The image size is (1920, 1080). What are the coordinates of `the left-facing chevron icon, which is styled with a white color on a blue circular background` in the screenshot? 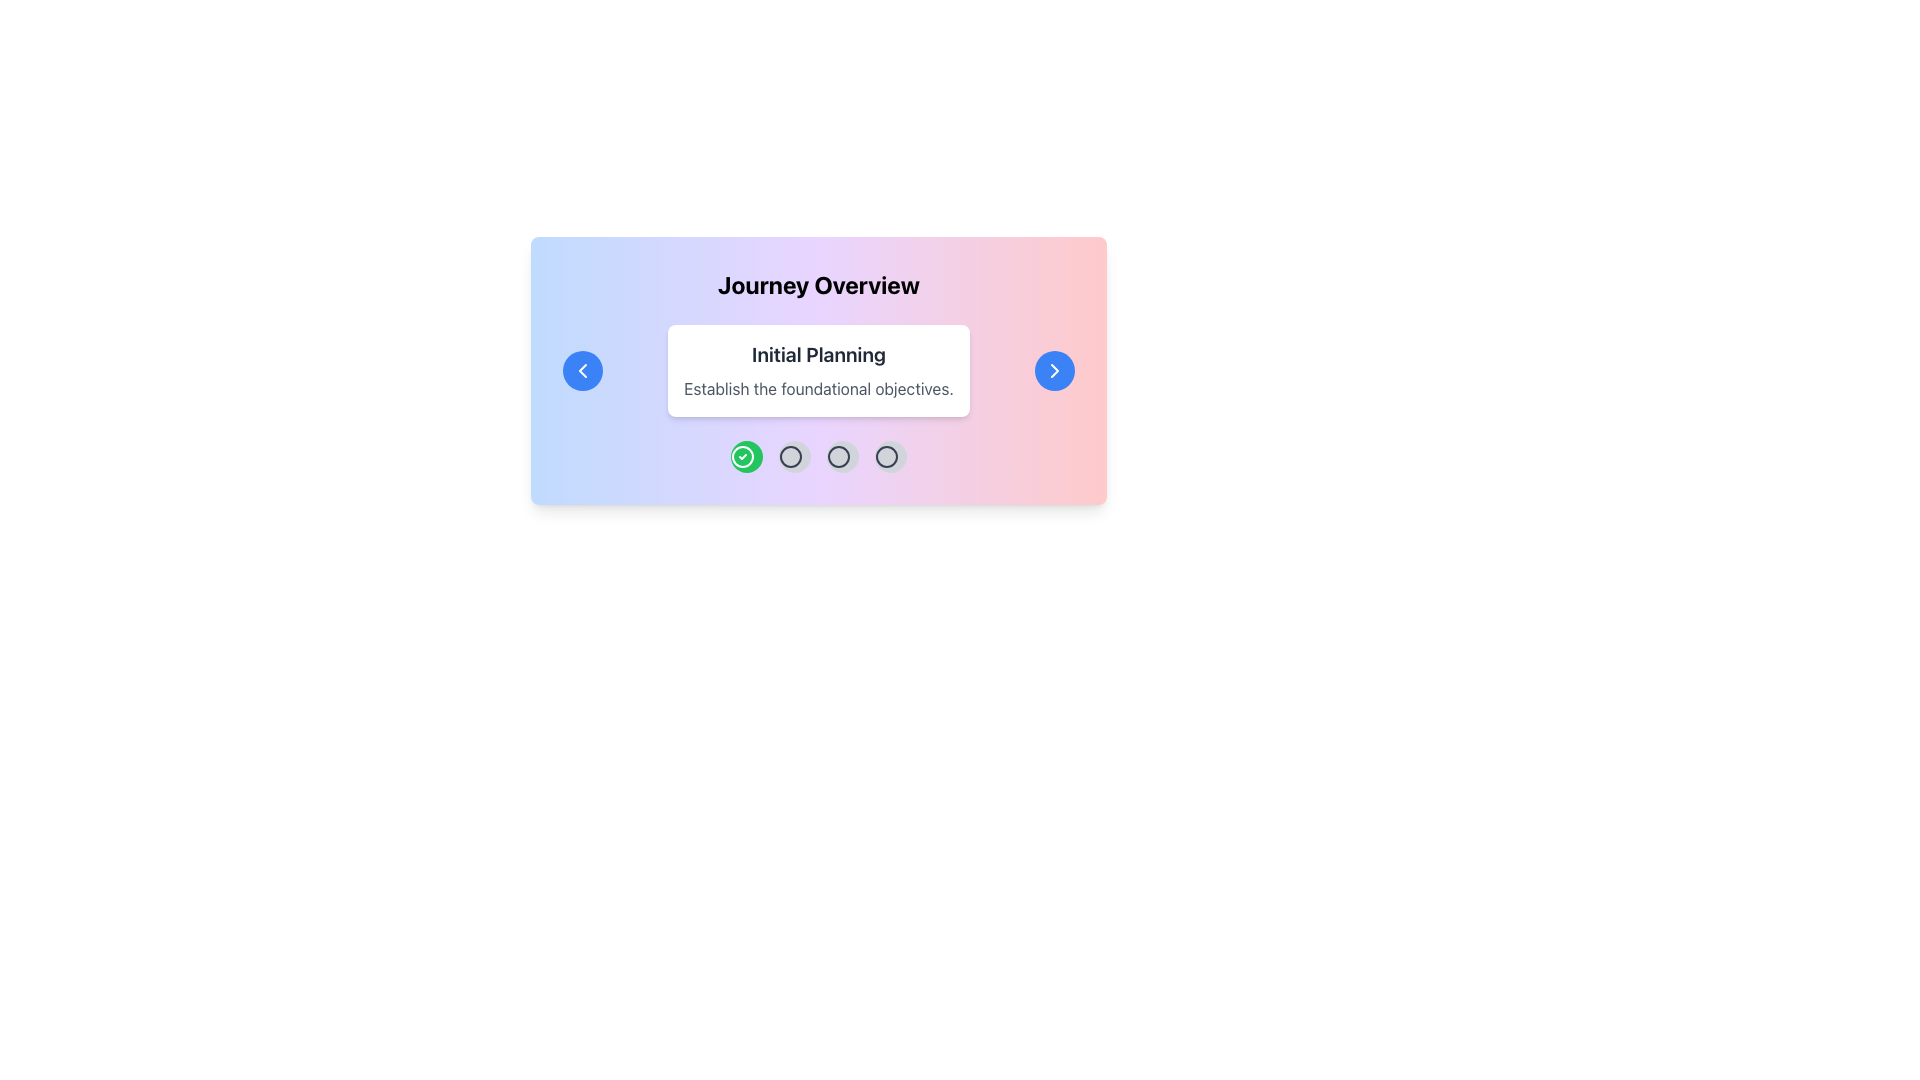 It's located at (581, 370).